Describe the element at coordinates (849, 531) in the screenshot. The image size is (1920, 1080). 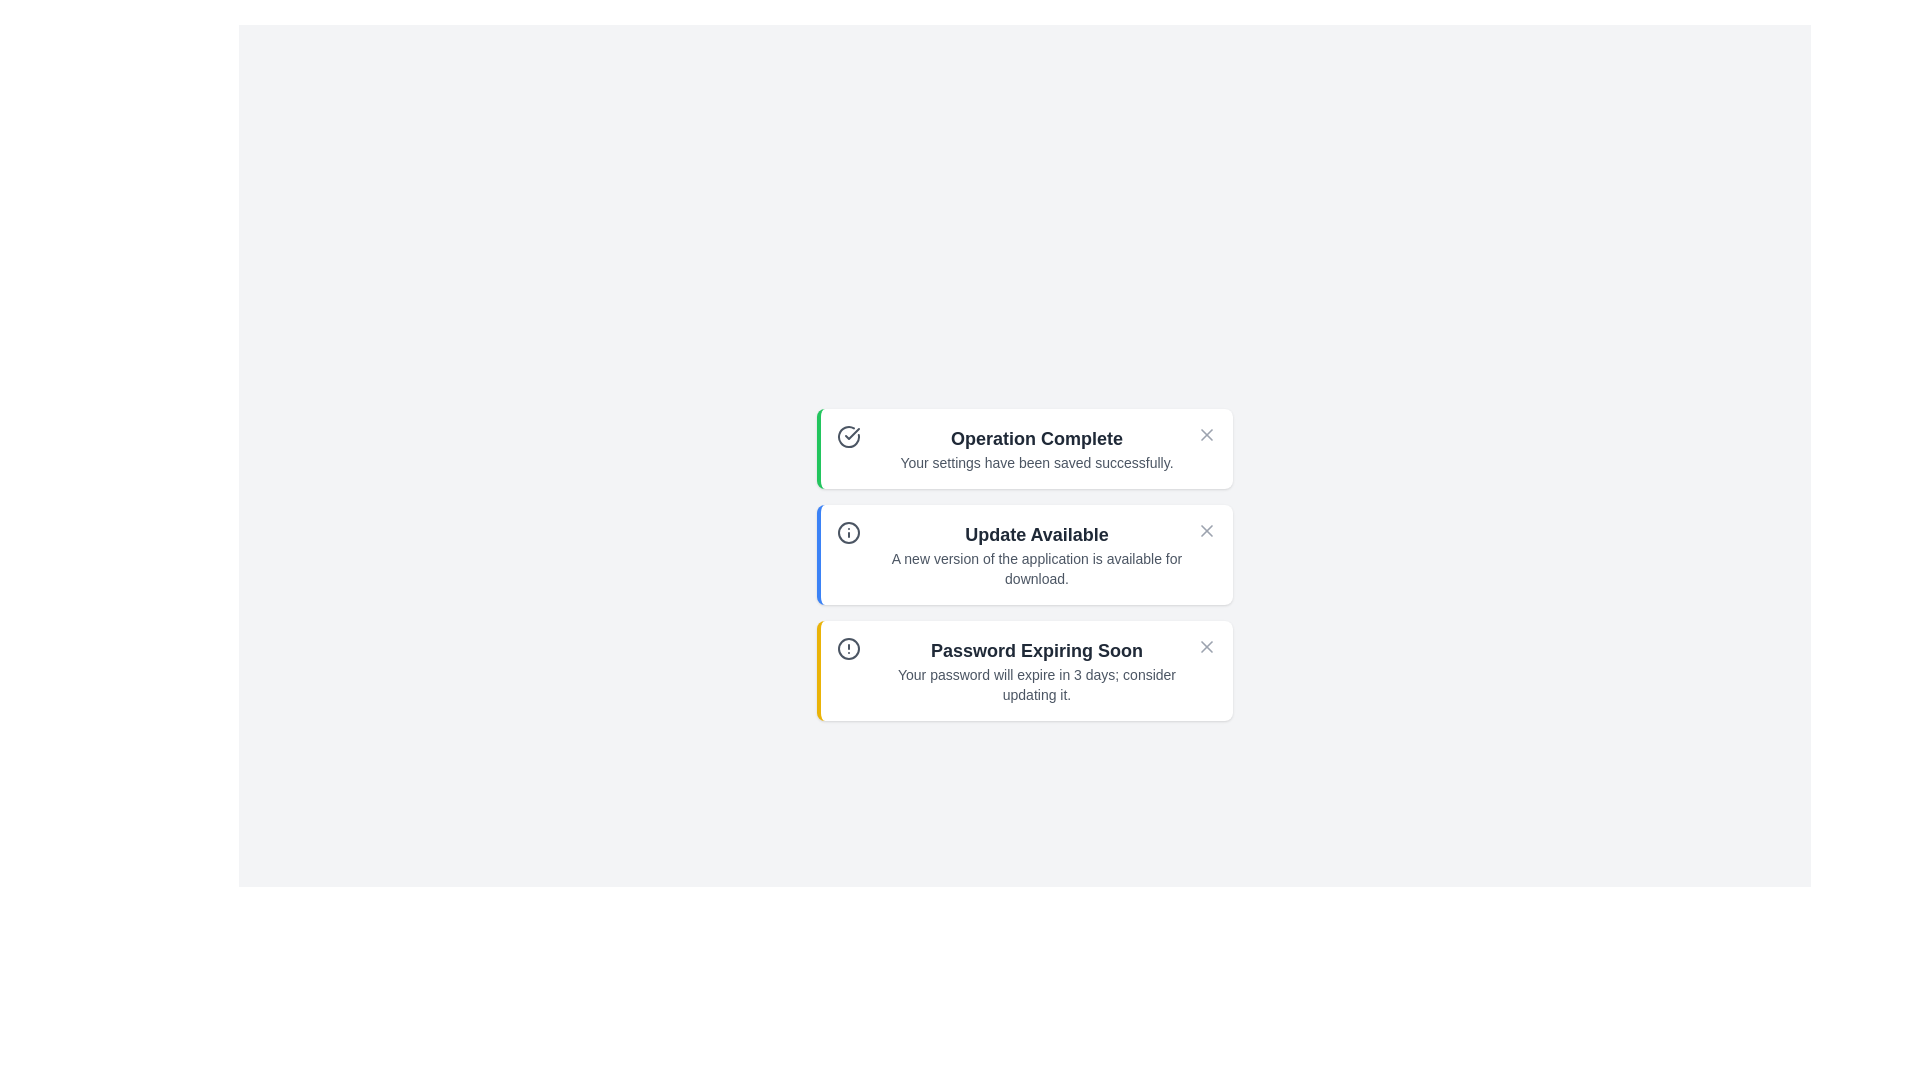
I see `the Circular SVG Element within the 'Update Available' notification icon to enhance the visual representation of the status` at that location.